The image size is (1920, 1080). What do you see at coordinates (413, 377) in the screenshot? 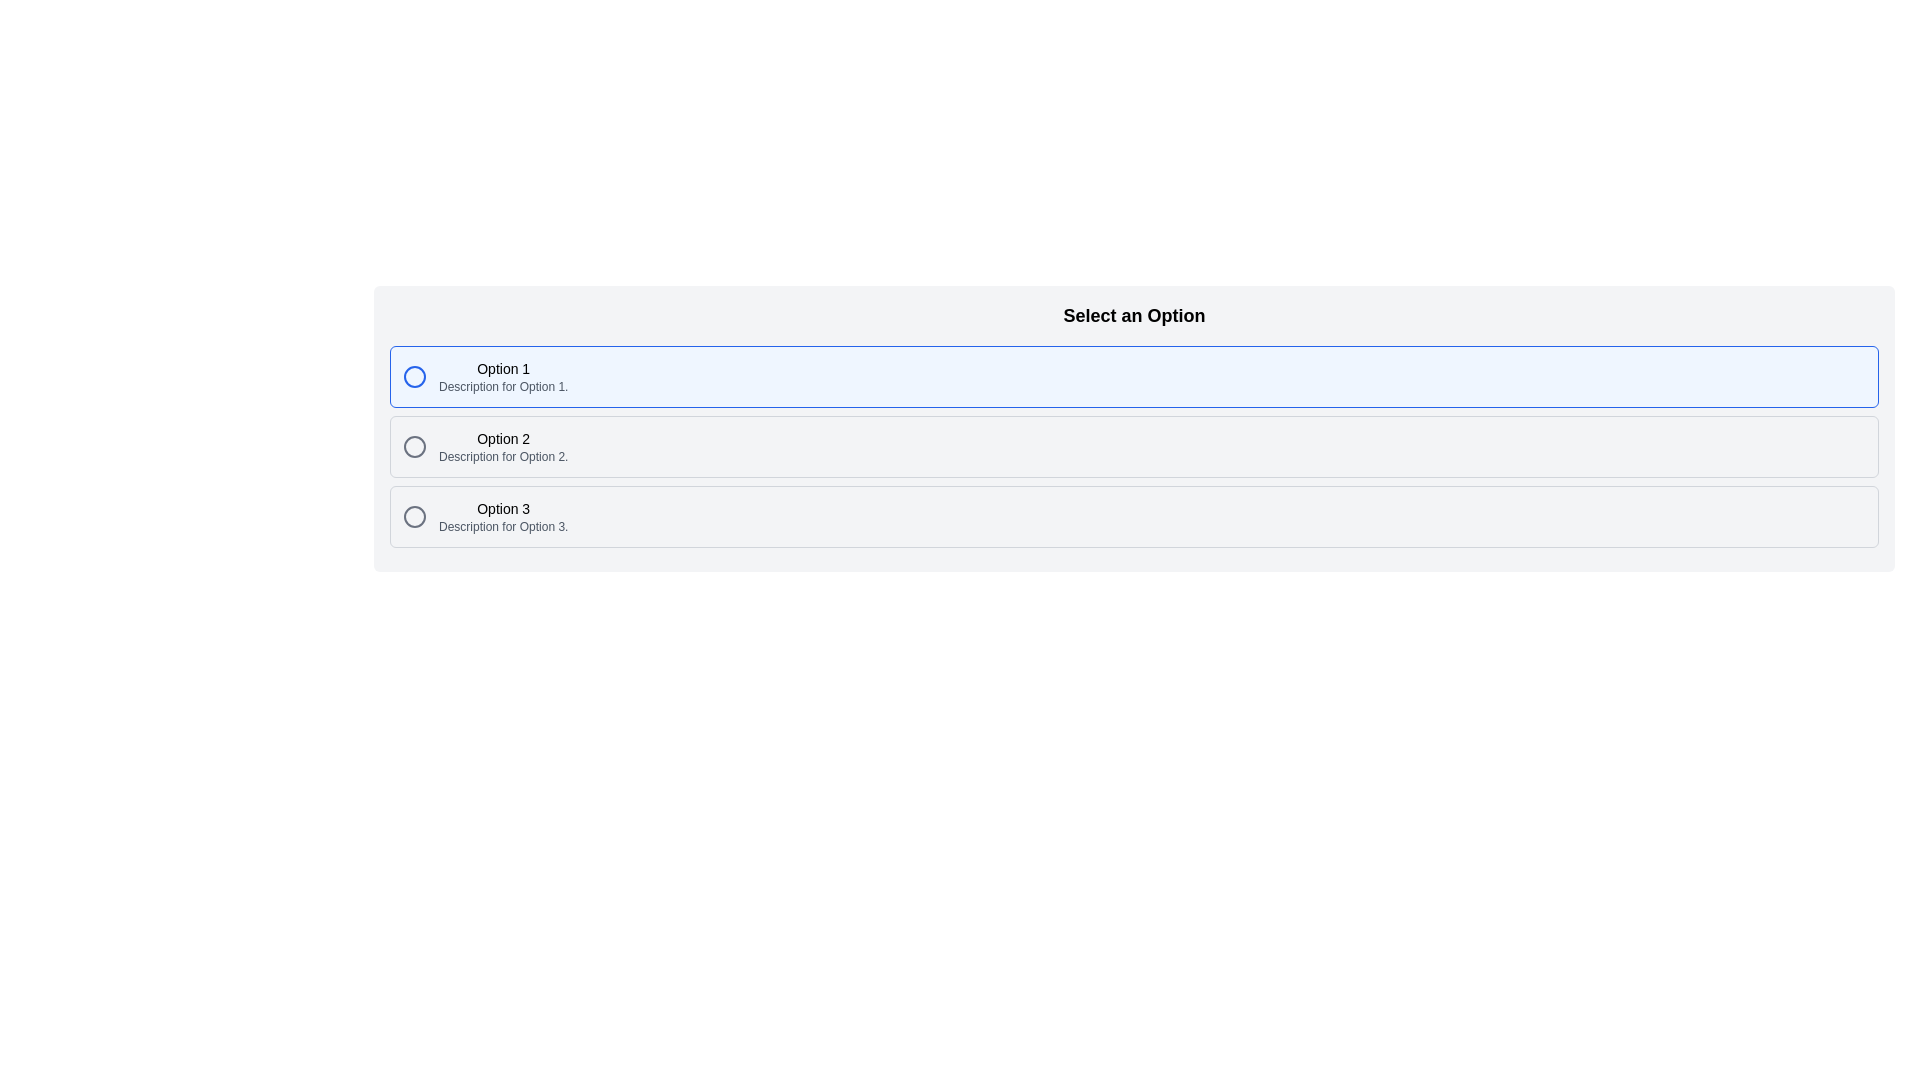
I see `the radio button with a blue border and hollow center located on the left side of 'Option 1' in a vertical list` at bounding box center [413, 377].